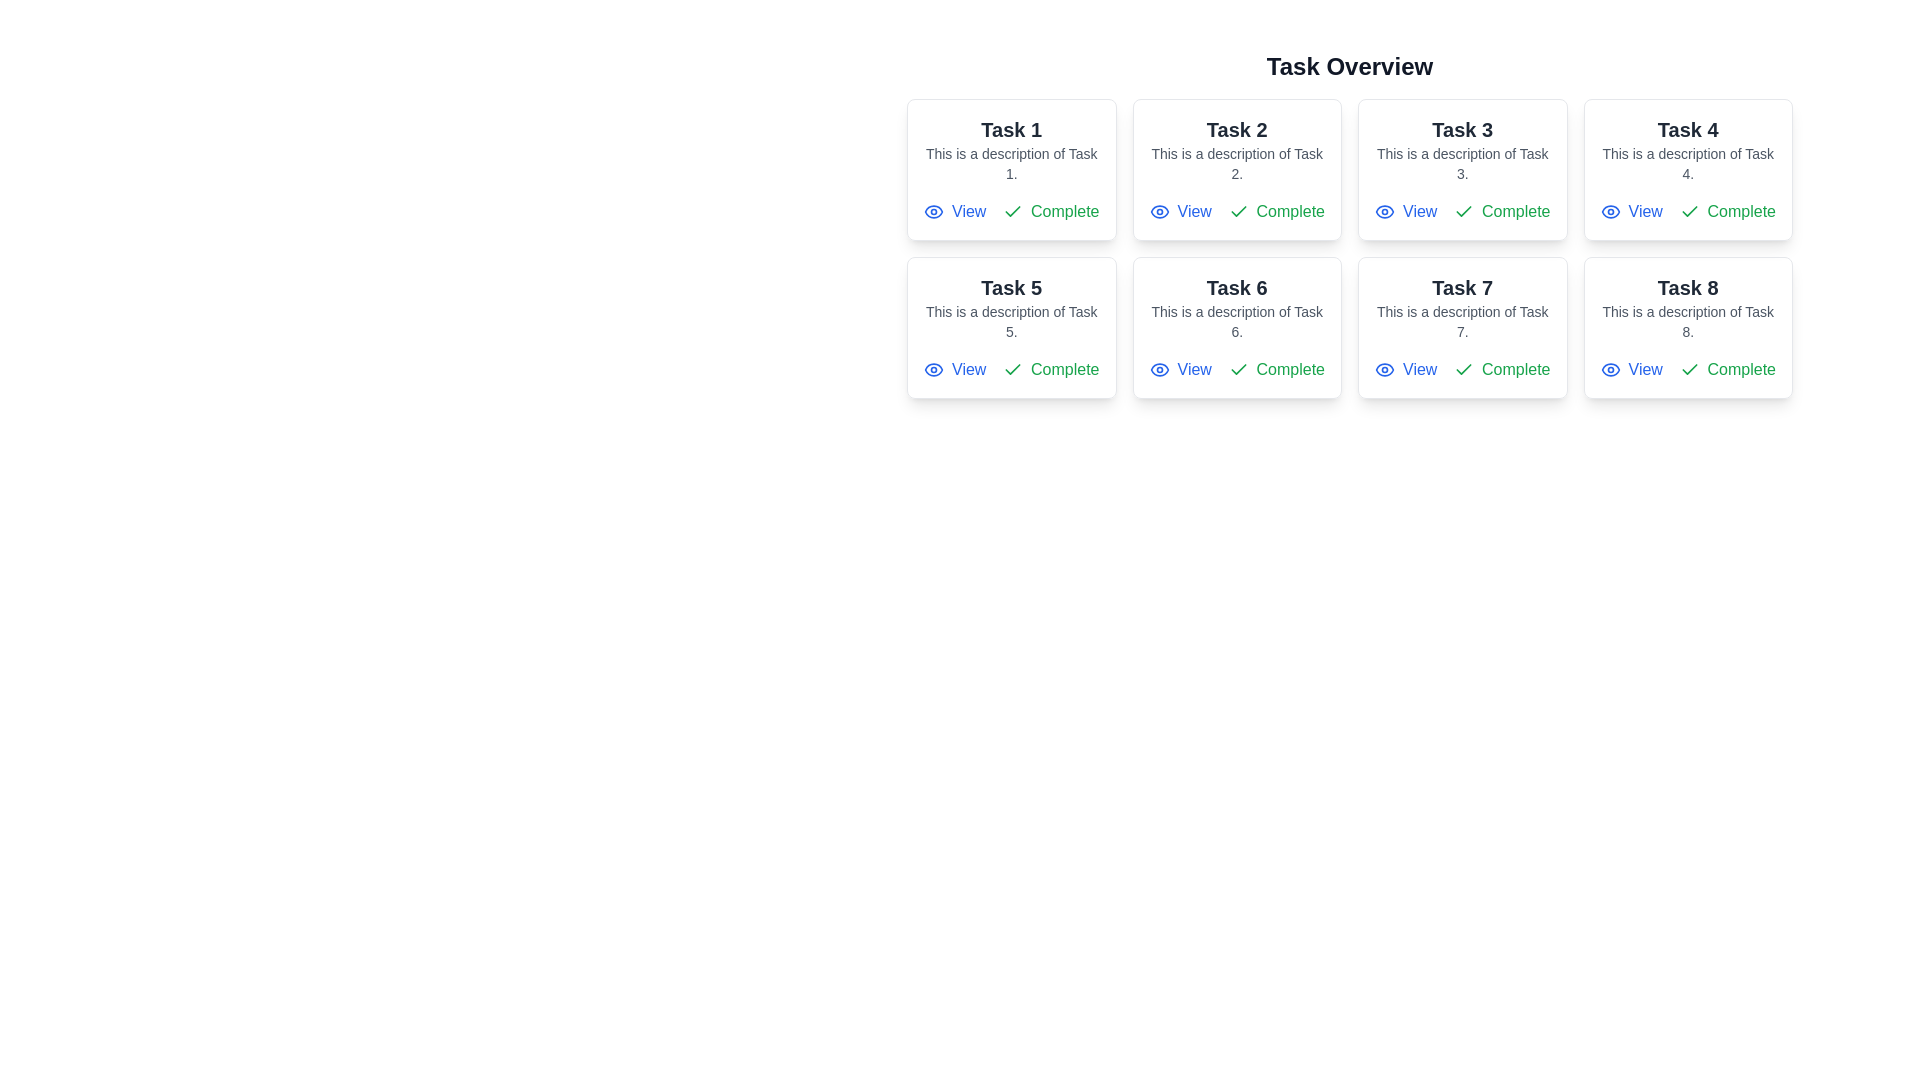  What do you see at coordinates (1726, 370) in the screenshot?
I see `the 'Complete' button with a green text label and checkmark icon located at the bottom right corner of the 'Task 8' card to mark the task as complete` at bounding box center [1726, 370].